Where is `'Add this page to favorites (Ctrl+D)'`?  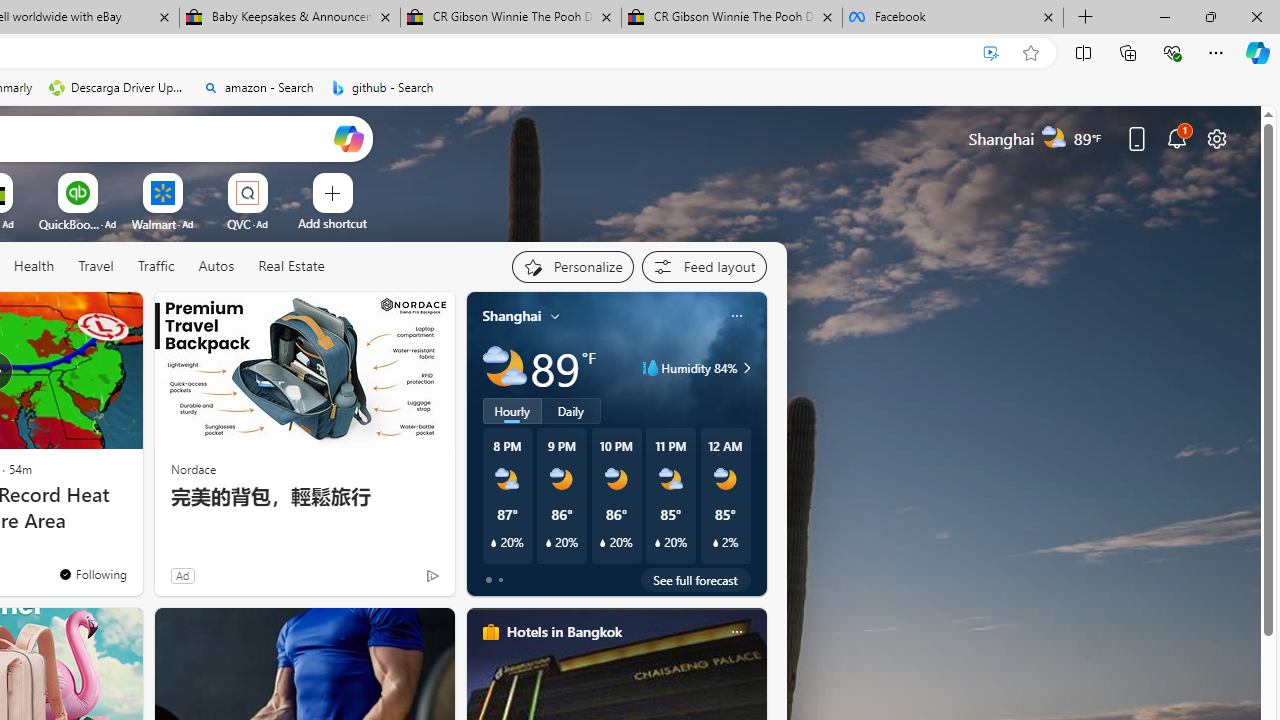
'Add this page to favorites (Ctrl+D)' is located at coordinates (1031, 52).